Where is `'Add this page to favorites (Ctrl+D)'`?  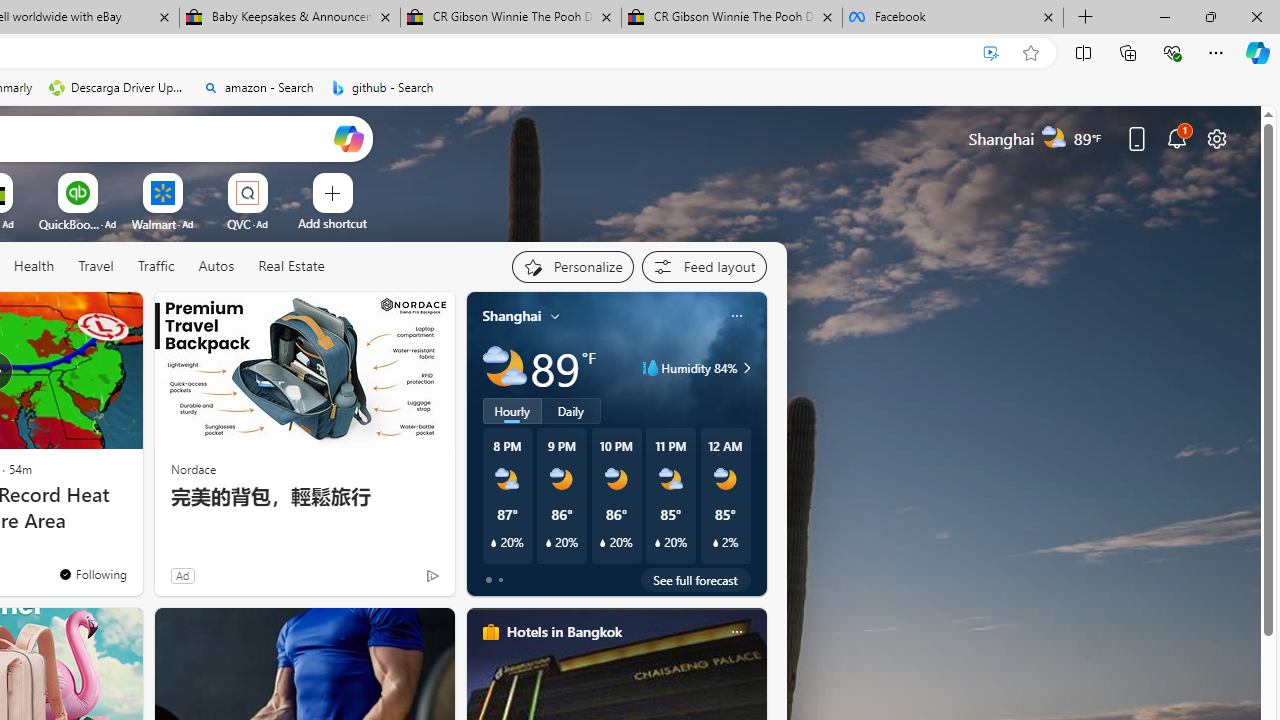
'Add this page to favorites (Ctrl+D)' is located at coordinates (1031, 52).